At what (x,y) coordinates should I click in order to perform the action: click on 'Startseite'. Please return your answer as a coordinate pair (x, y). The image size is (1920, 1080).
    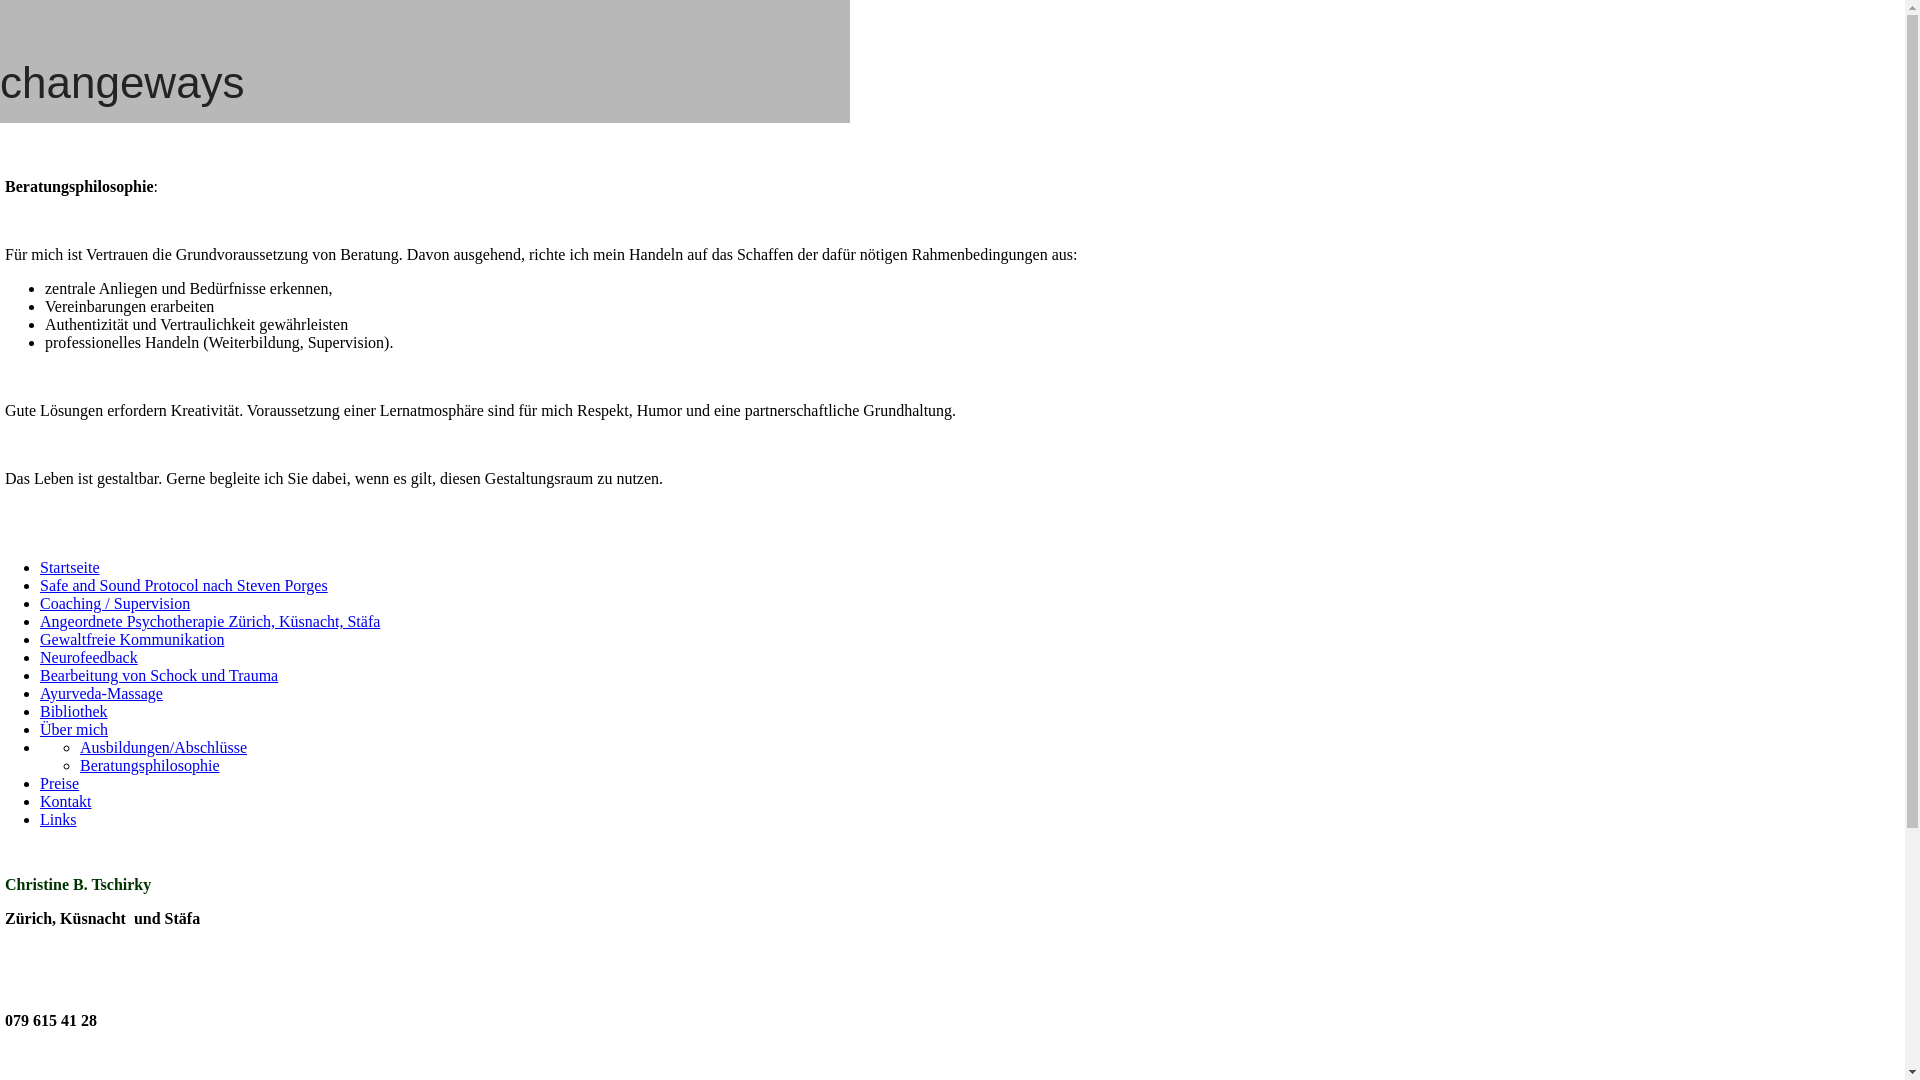
    Looking at the image, I should click on (70, 567).